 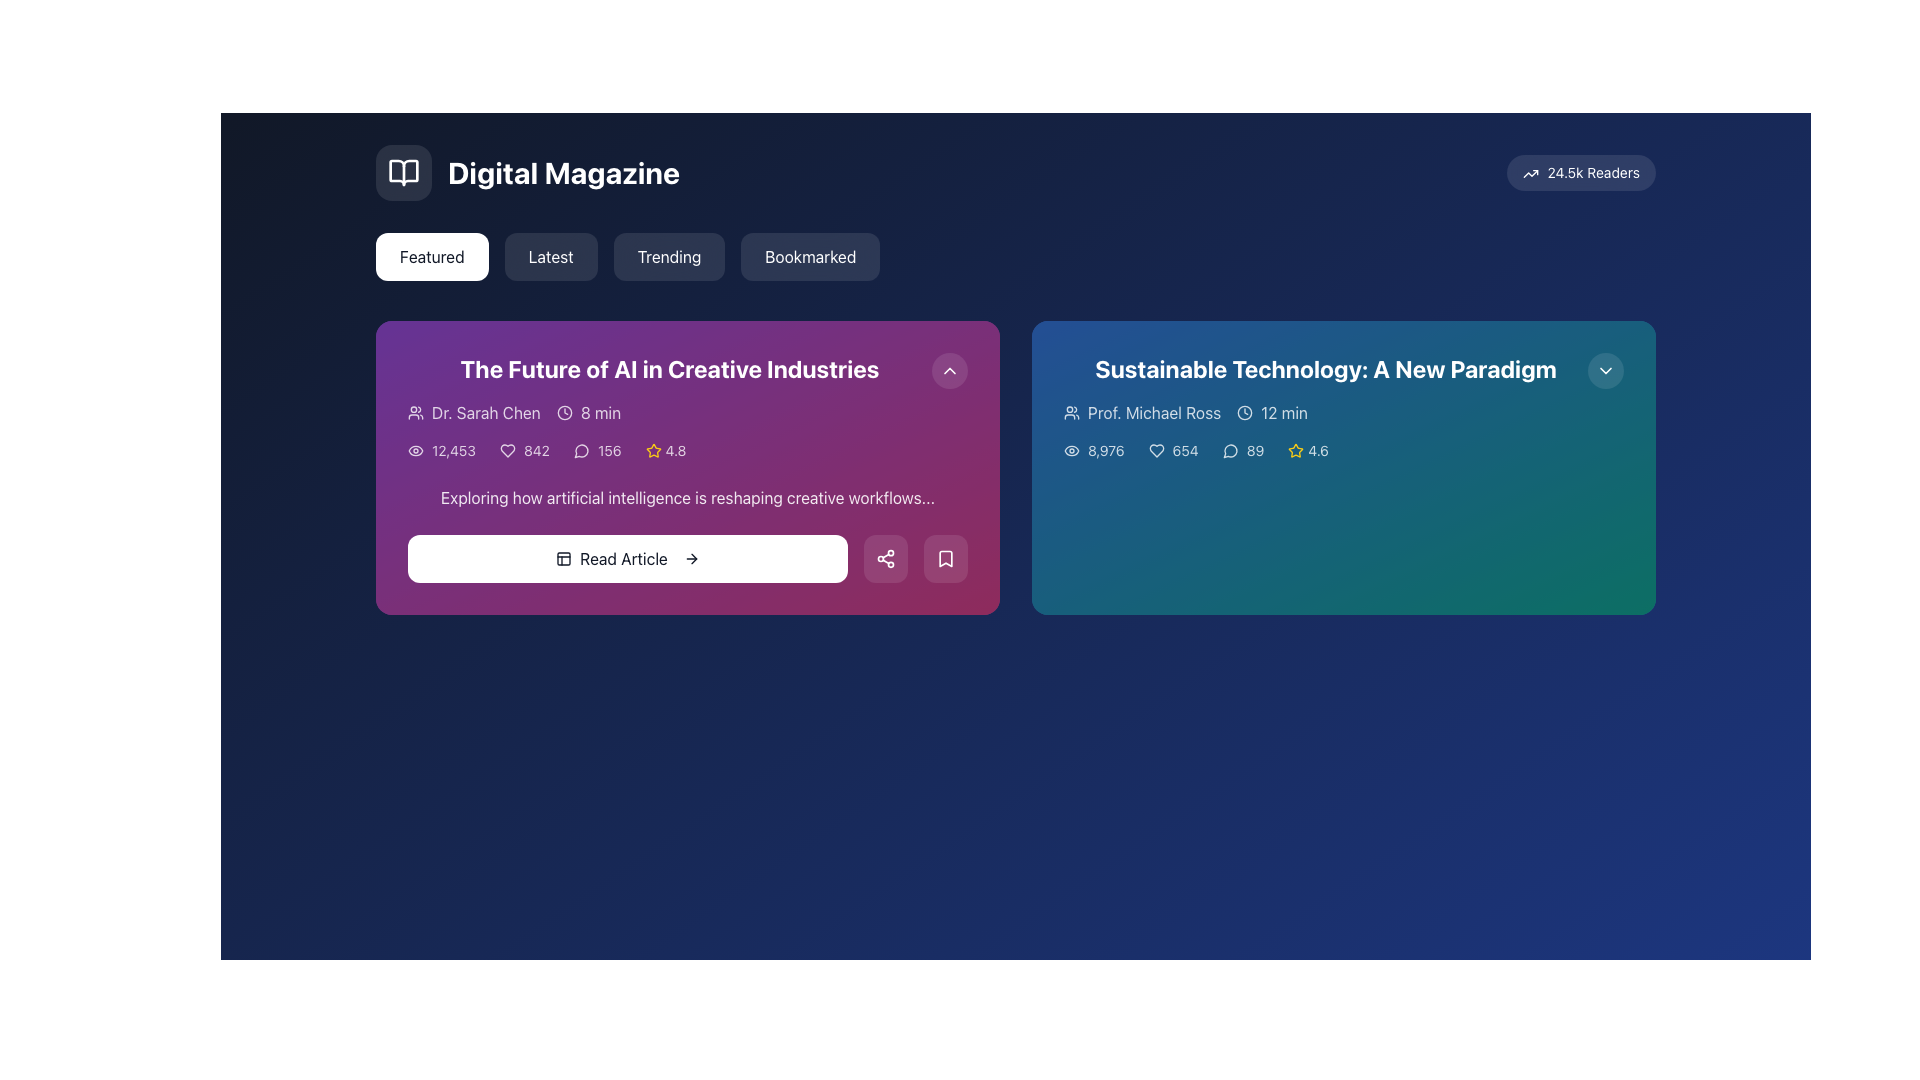 What do you see at coordinates (1093, 451) in the screenshot?
I see `the view count element for the article 'Sustainable Technology: A New Paradigm', which displays the number of views and is located to the left of the heart icon in the metadata row` at bounding box center [1093, 451].